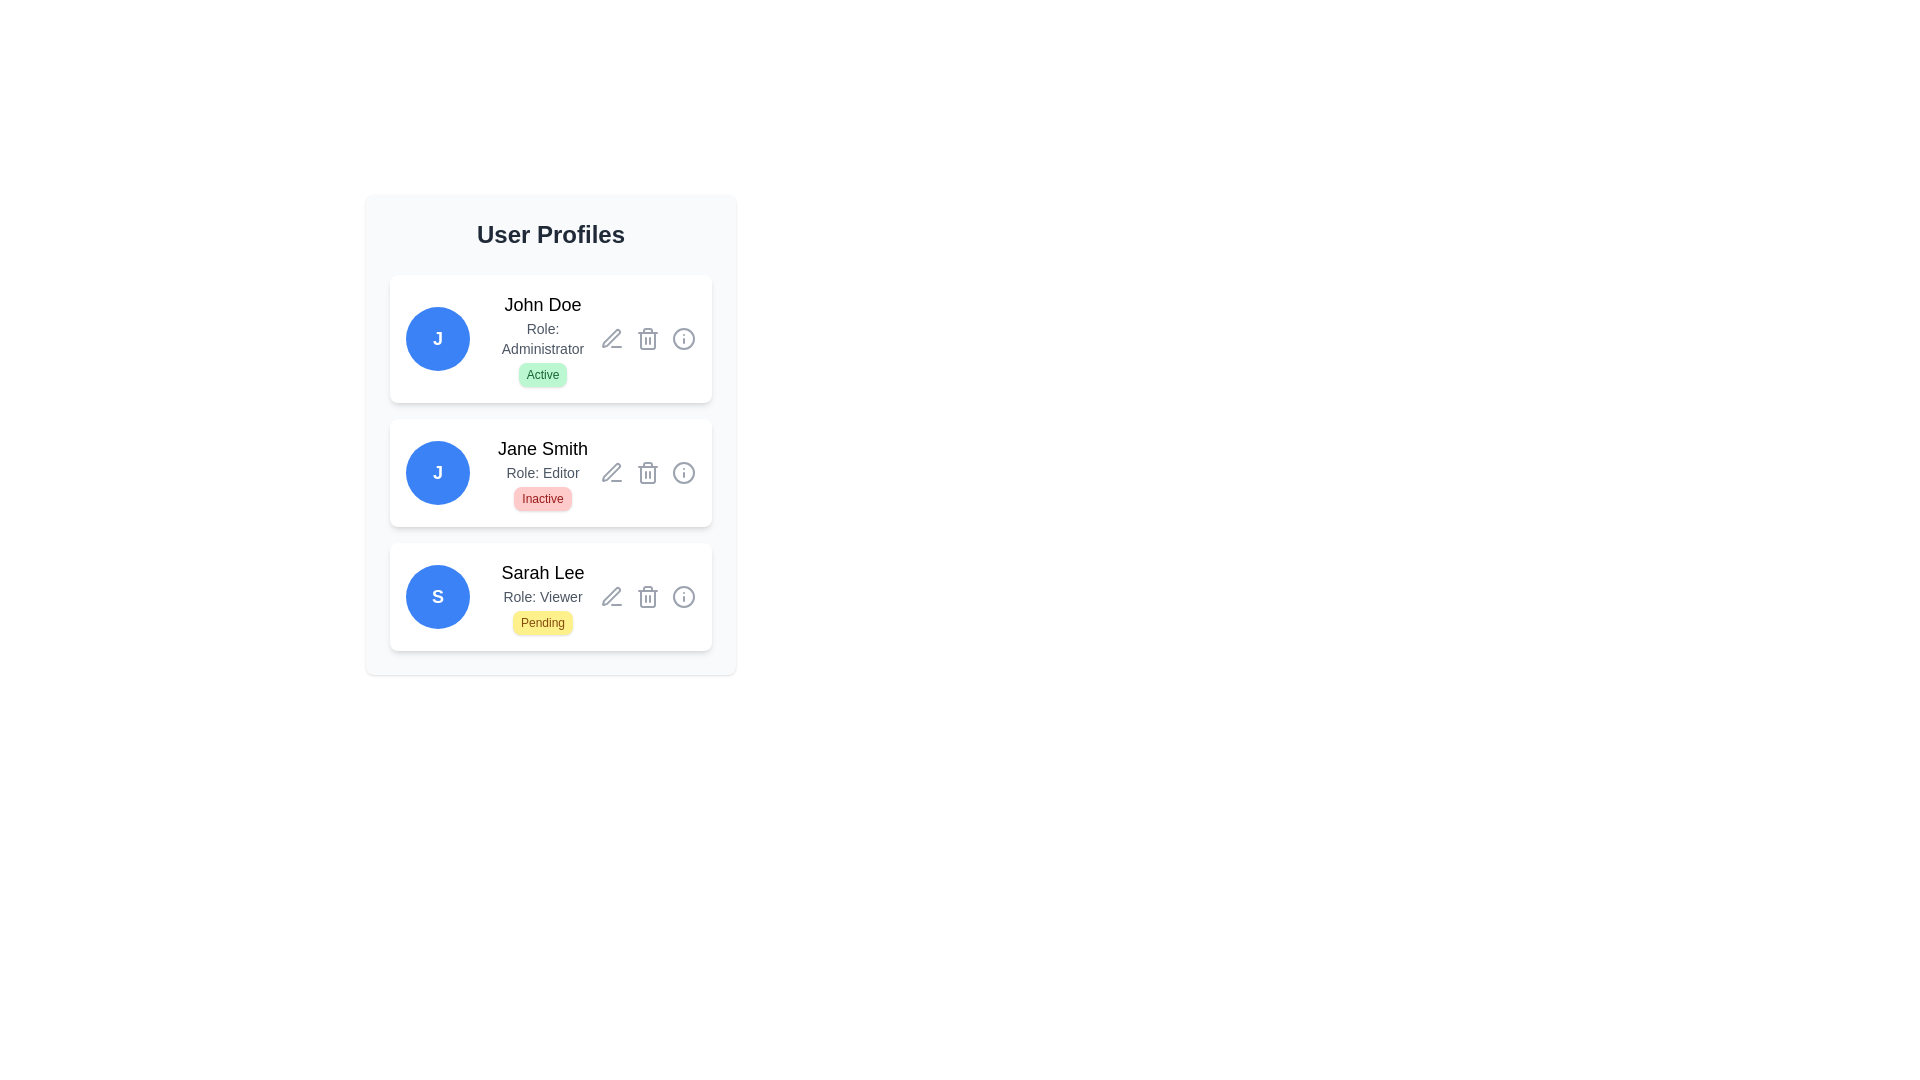 The width and height of the screenshot is (1920, 1080). I want to click on the Label displaying 'Role: Editor' which is located beneath the name 'Jane Smith' and above the 'Inactive' badge, so click(542, 473).